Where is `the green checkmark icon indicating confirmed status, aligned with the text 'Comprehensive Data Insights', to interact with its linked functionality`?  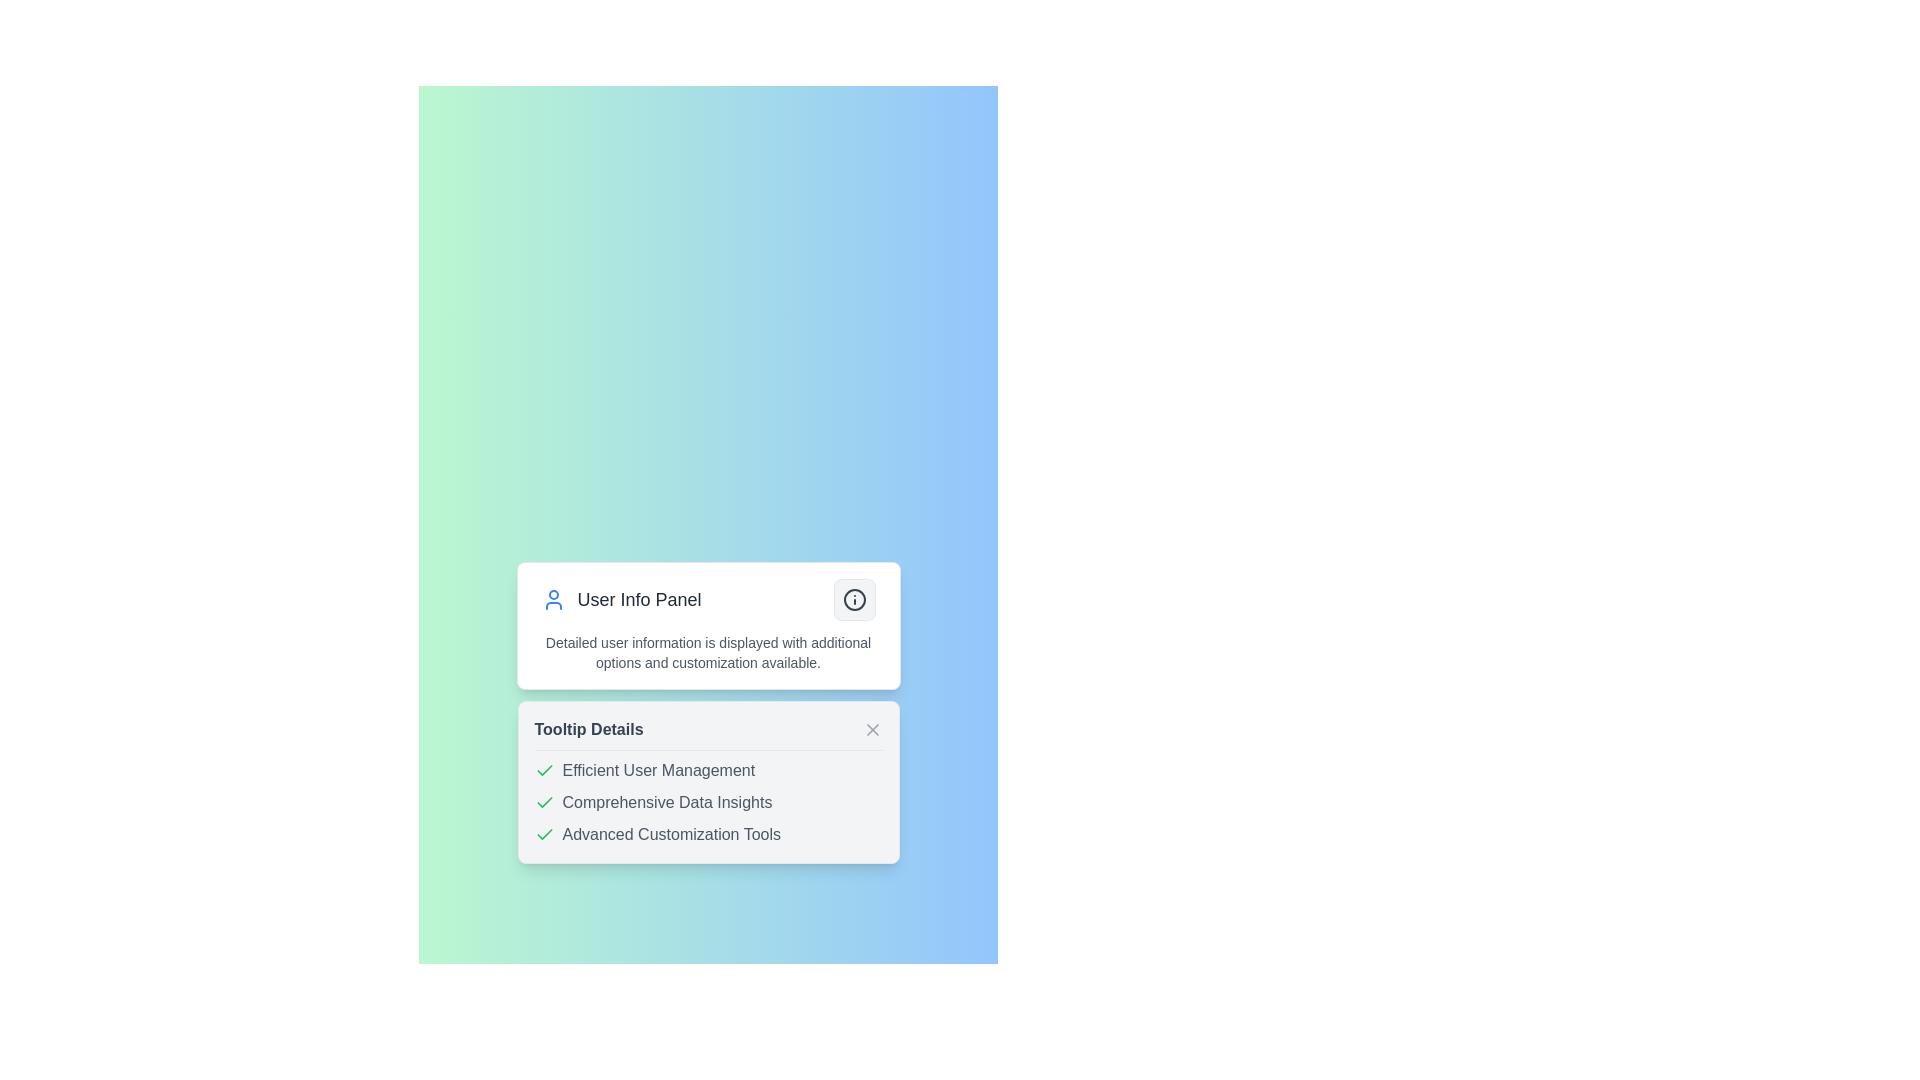
the green checkmark icon indicating confirmed status, aligned with the text 'Comprehensive Data Insights', to interact with its linked functionality is located at coordinates (544, 801).